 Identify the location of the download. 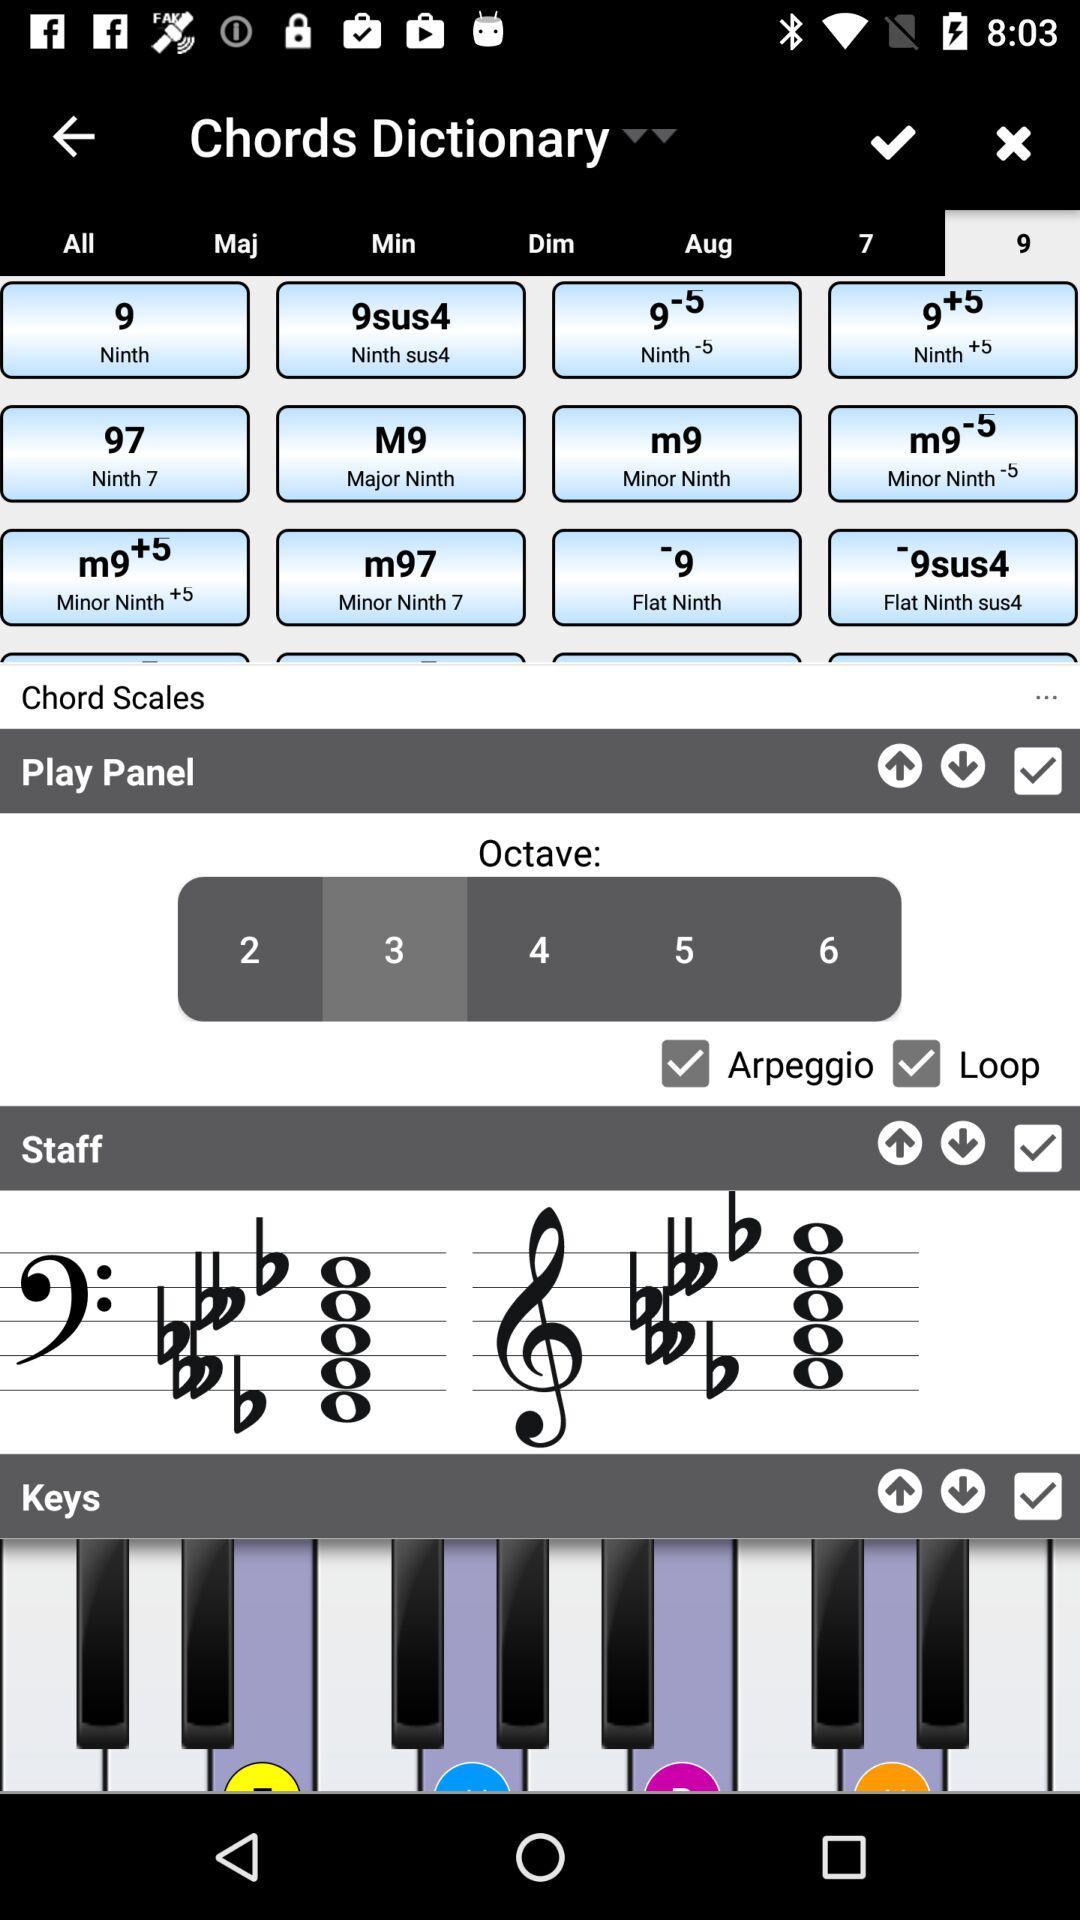
(963, 1137).